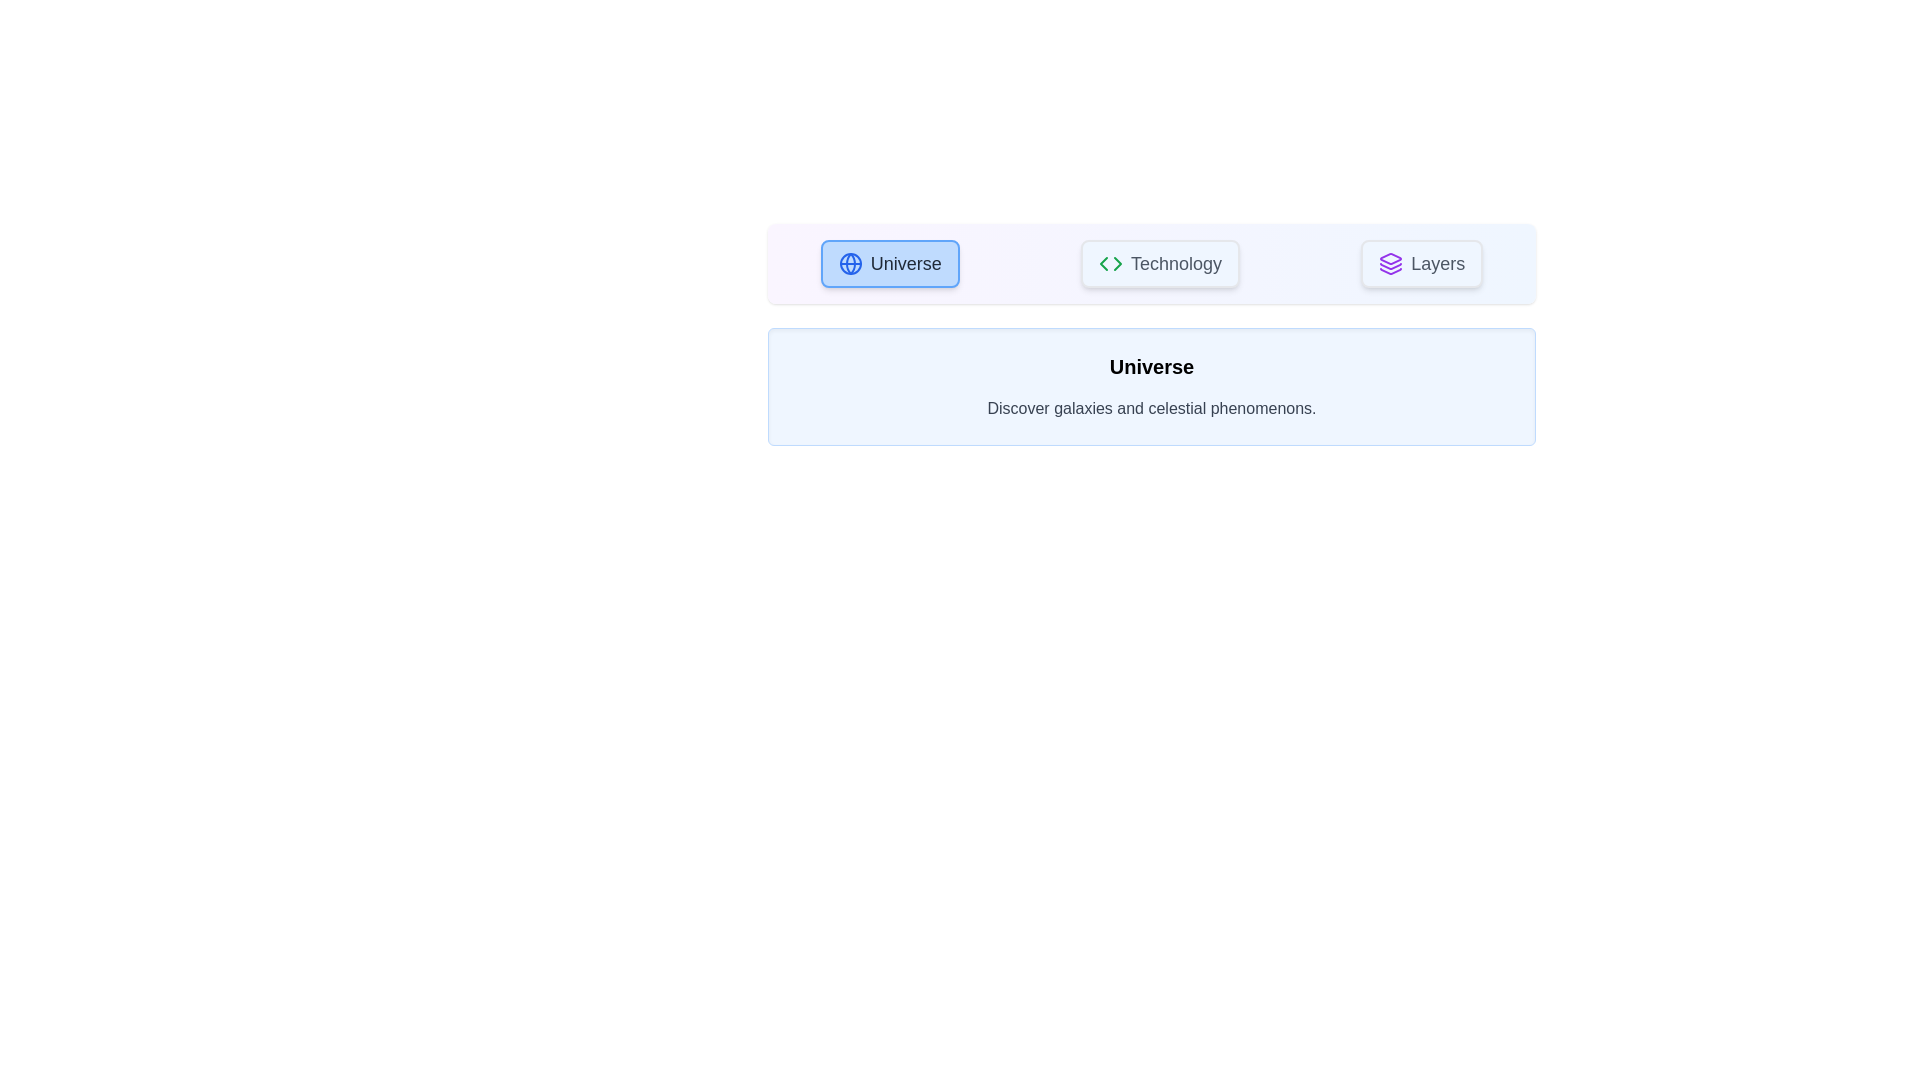 This screenshot has height=1080, width=1920. I want to click on the icon of the Technology tab, so click(1109, 262).